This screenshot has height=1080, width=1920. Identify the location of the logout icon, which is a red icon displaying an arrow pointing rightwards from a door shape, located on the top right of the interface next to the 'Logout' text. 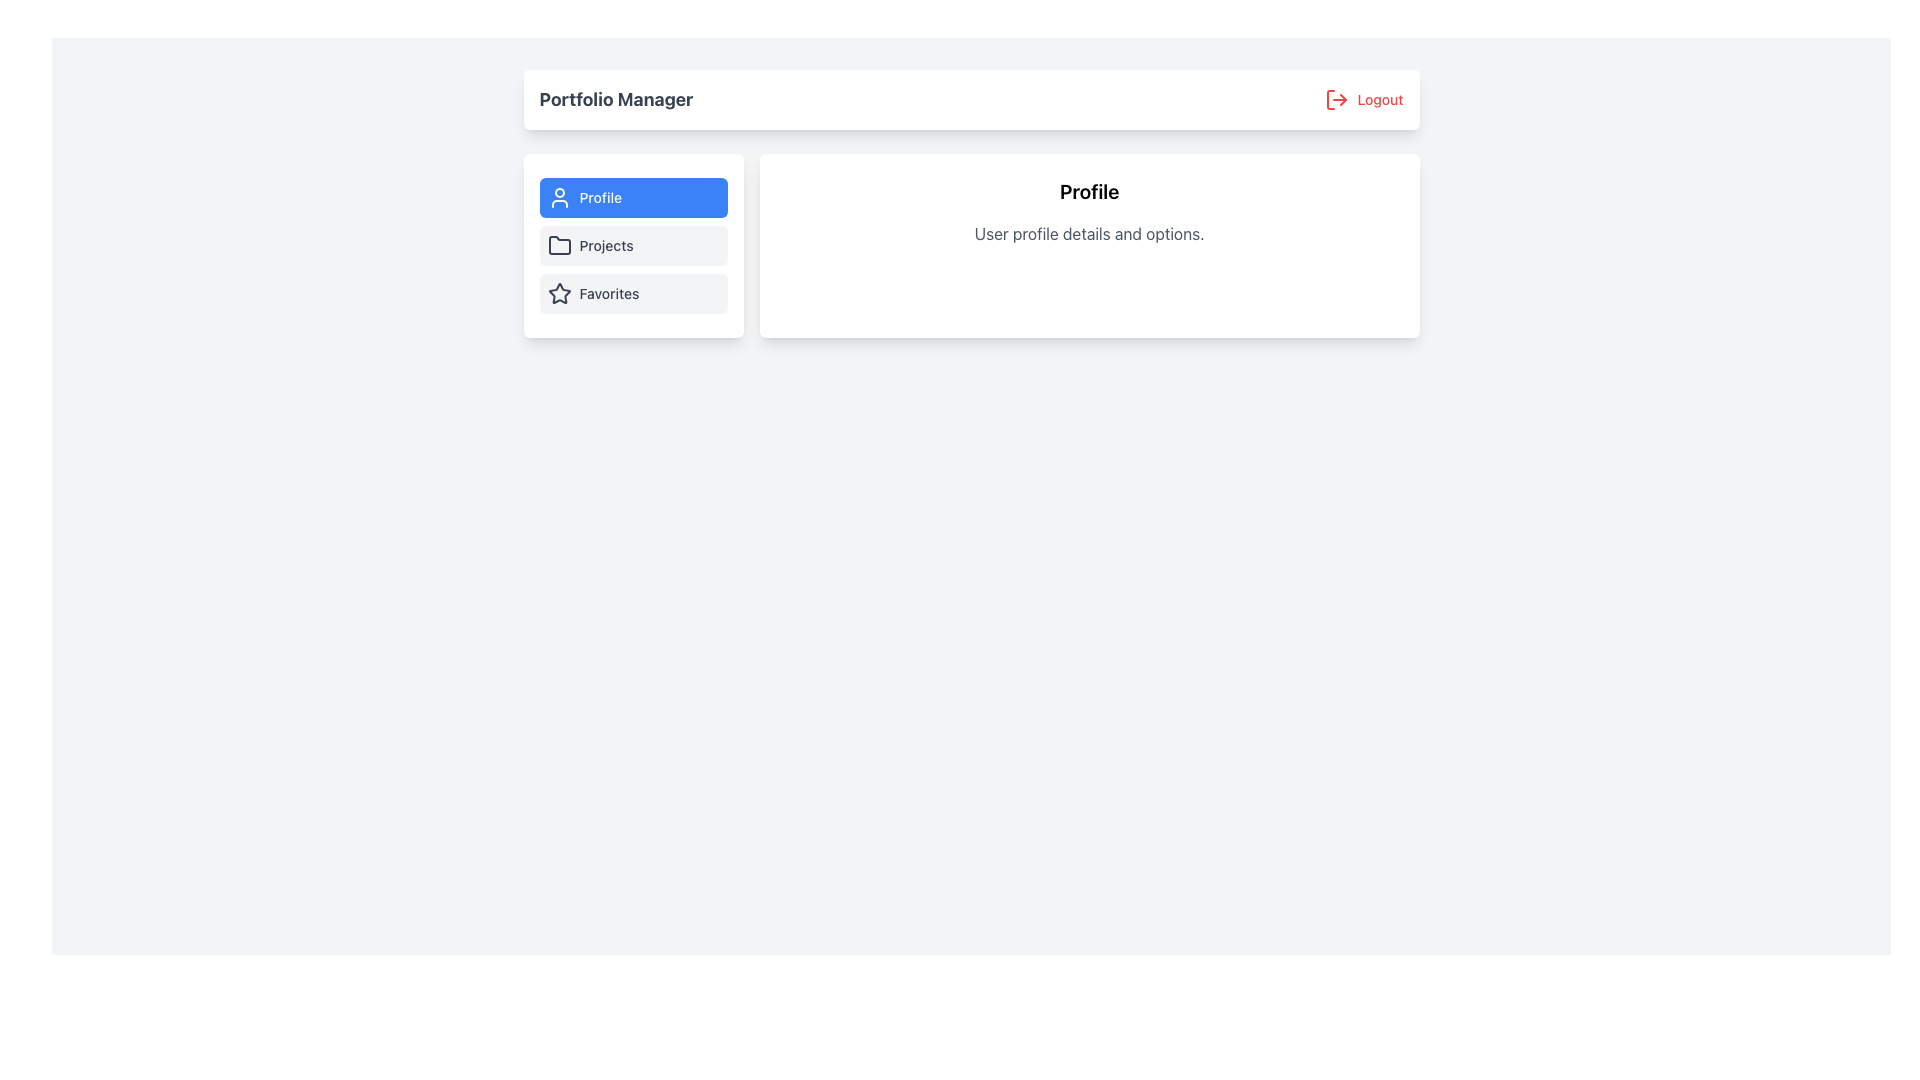
(1337, 100).